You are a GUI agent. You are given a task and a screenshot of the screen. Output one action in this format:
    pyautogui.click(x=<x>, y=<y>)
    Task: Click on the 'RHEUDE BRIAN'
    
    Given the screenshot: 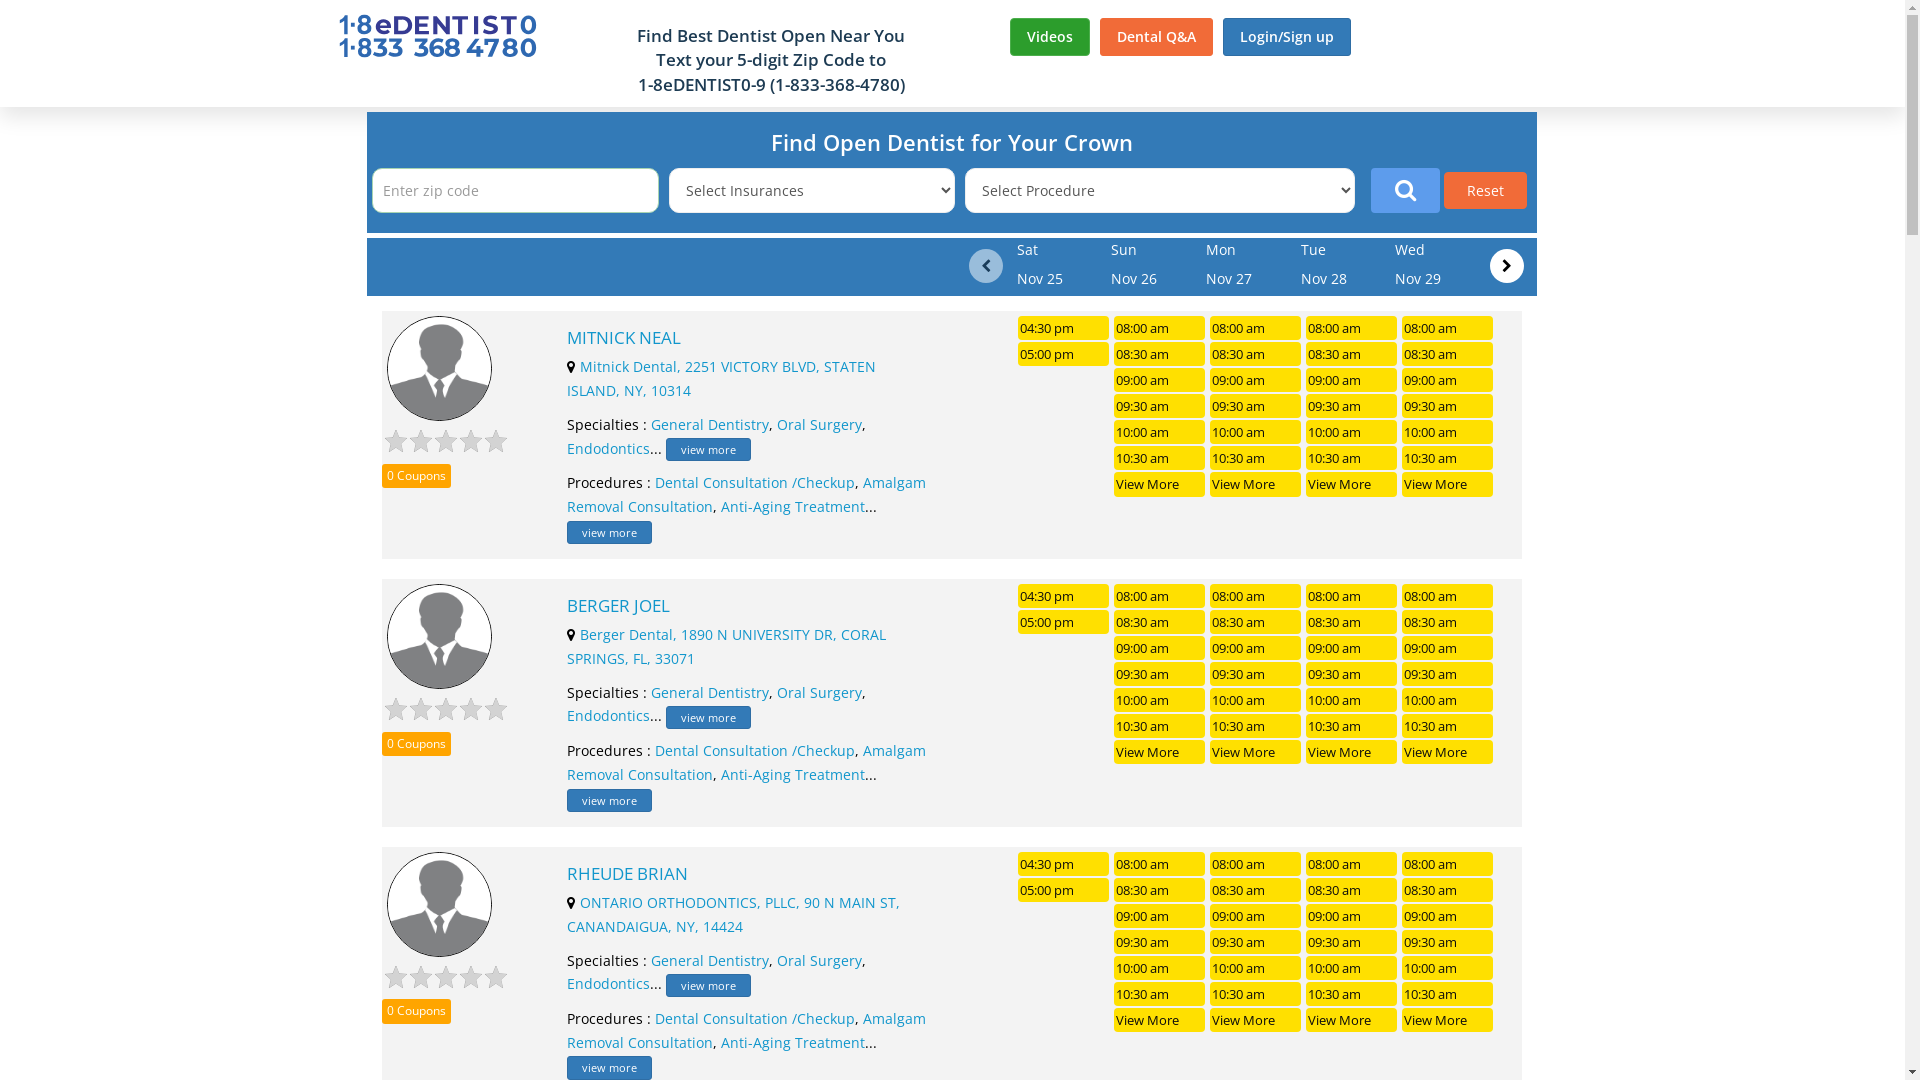 What is the action you would take?
    pyautogui.click(x=565, y=873)
    